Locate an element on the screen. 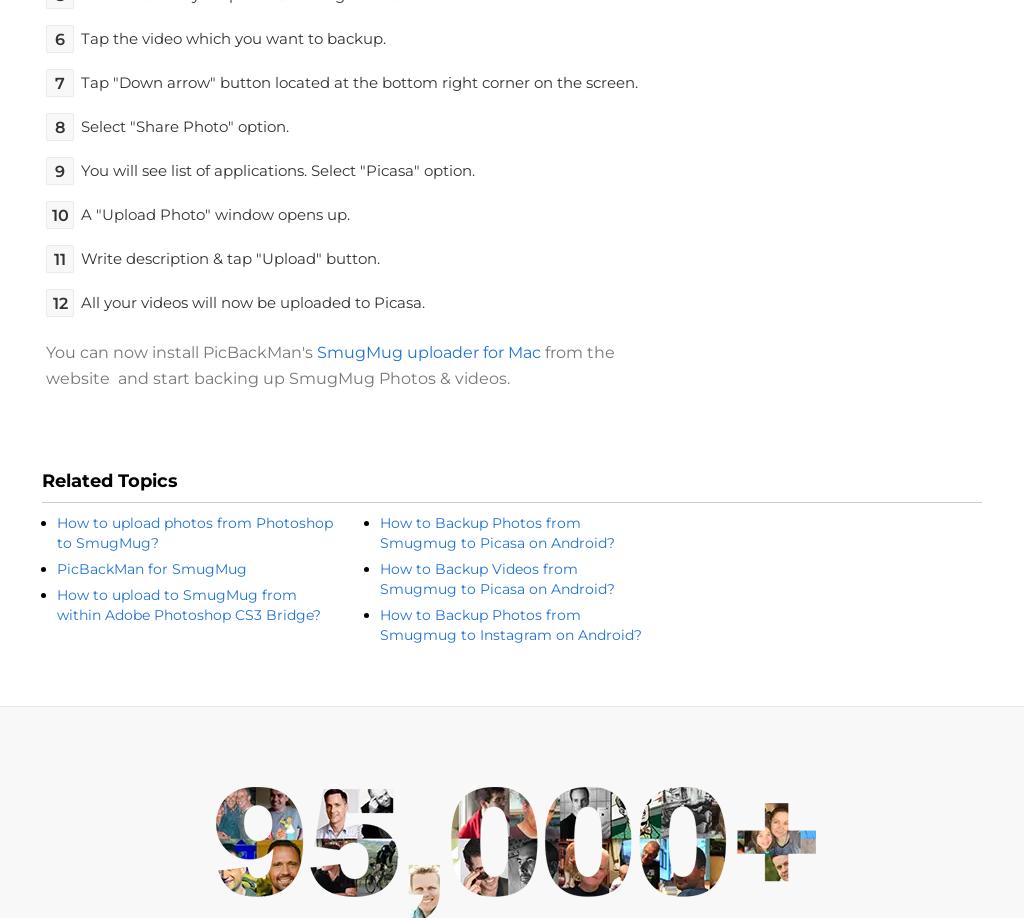 Image resolution: width=1024 pixels, height=918 pixels. 'How to Backup Photos from Smugmug to Instagram on Android?' is located at coordinates (509, 624).